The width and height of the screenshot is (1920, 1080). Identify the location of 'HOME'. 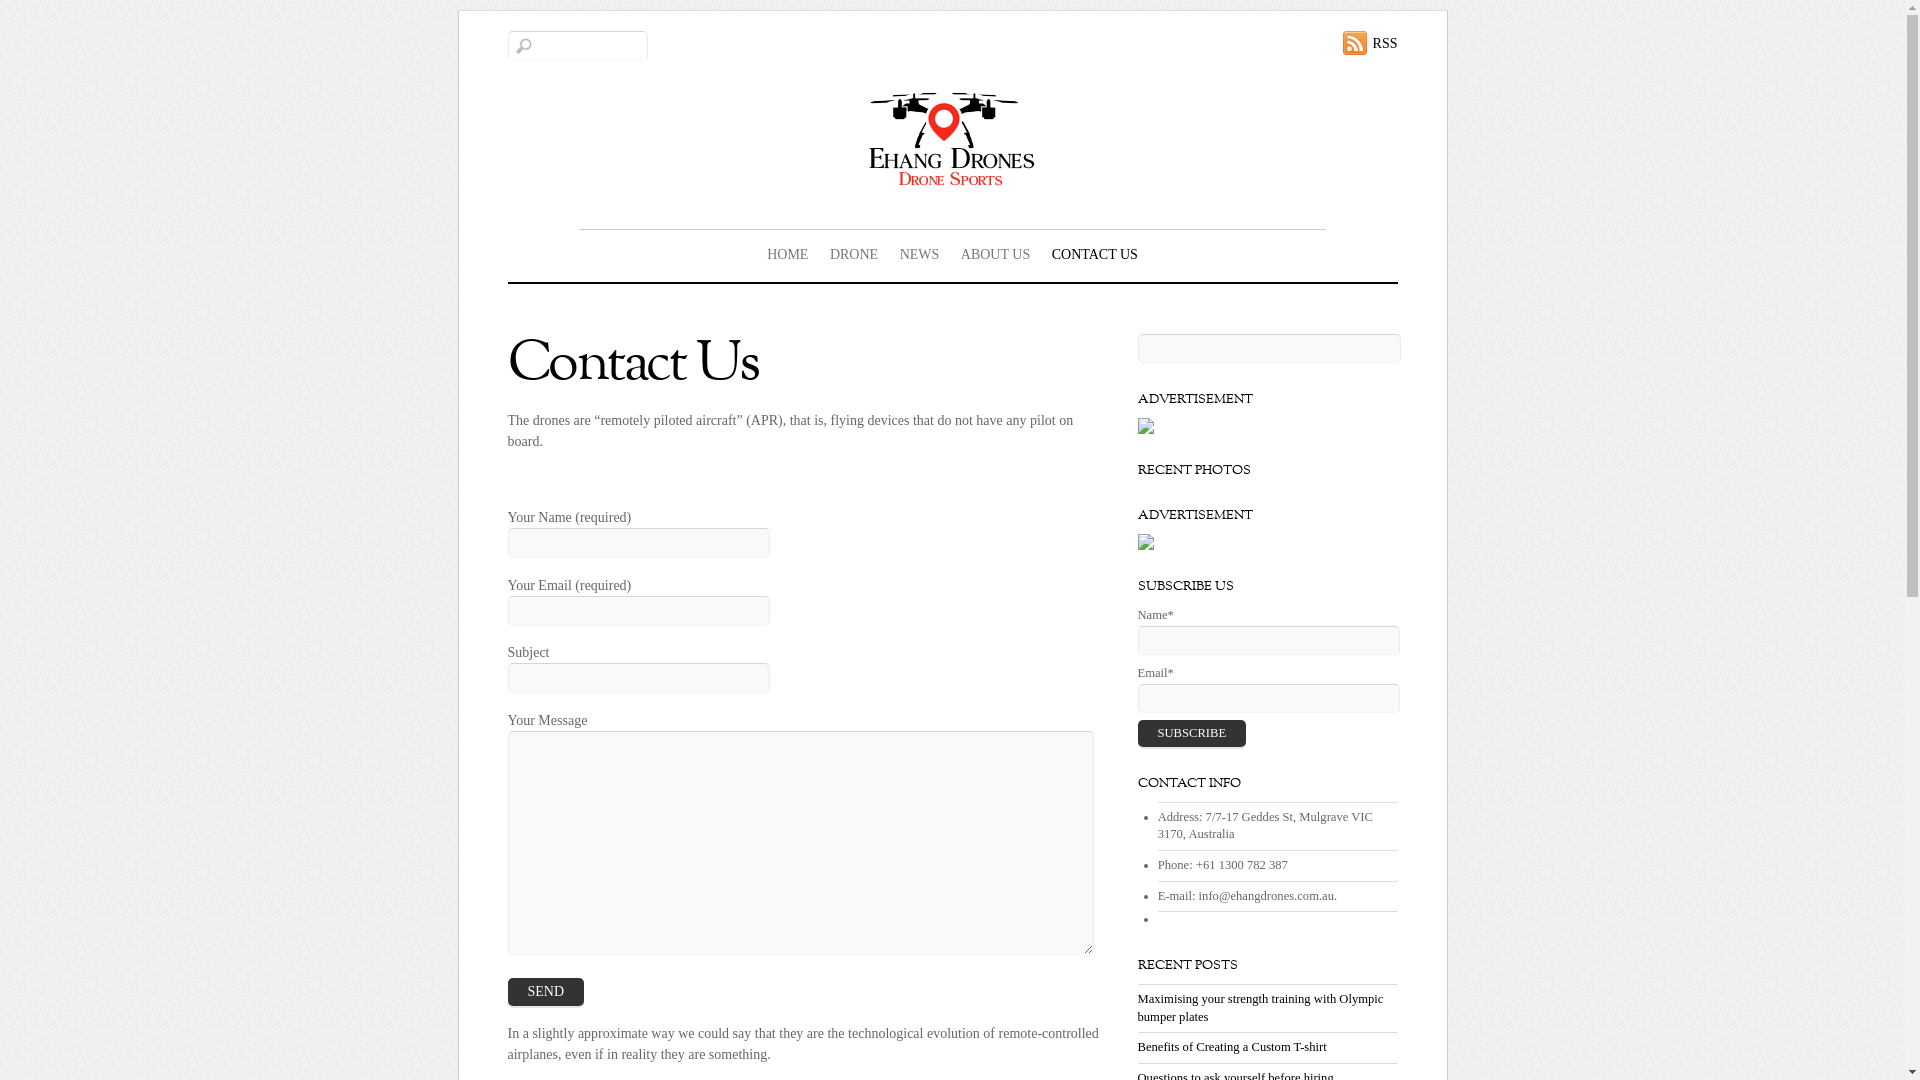
(786, 253).